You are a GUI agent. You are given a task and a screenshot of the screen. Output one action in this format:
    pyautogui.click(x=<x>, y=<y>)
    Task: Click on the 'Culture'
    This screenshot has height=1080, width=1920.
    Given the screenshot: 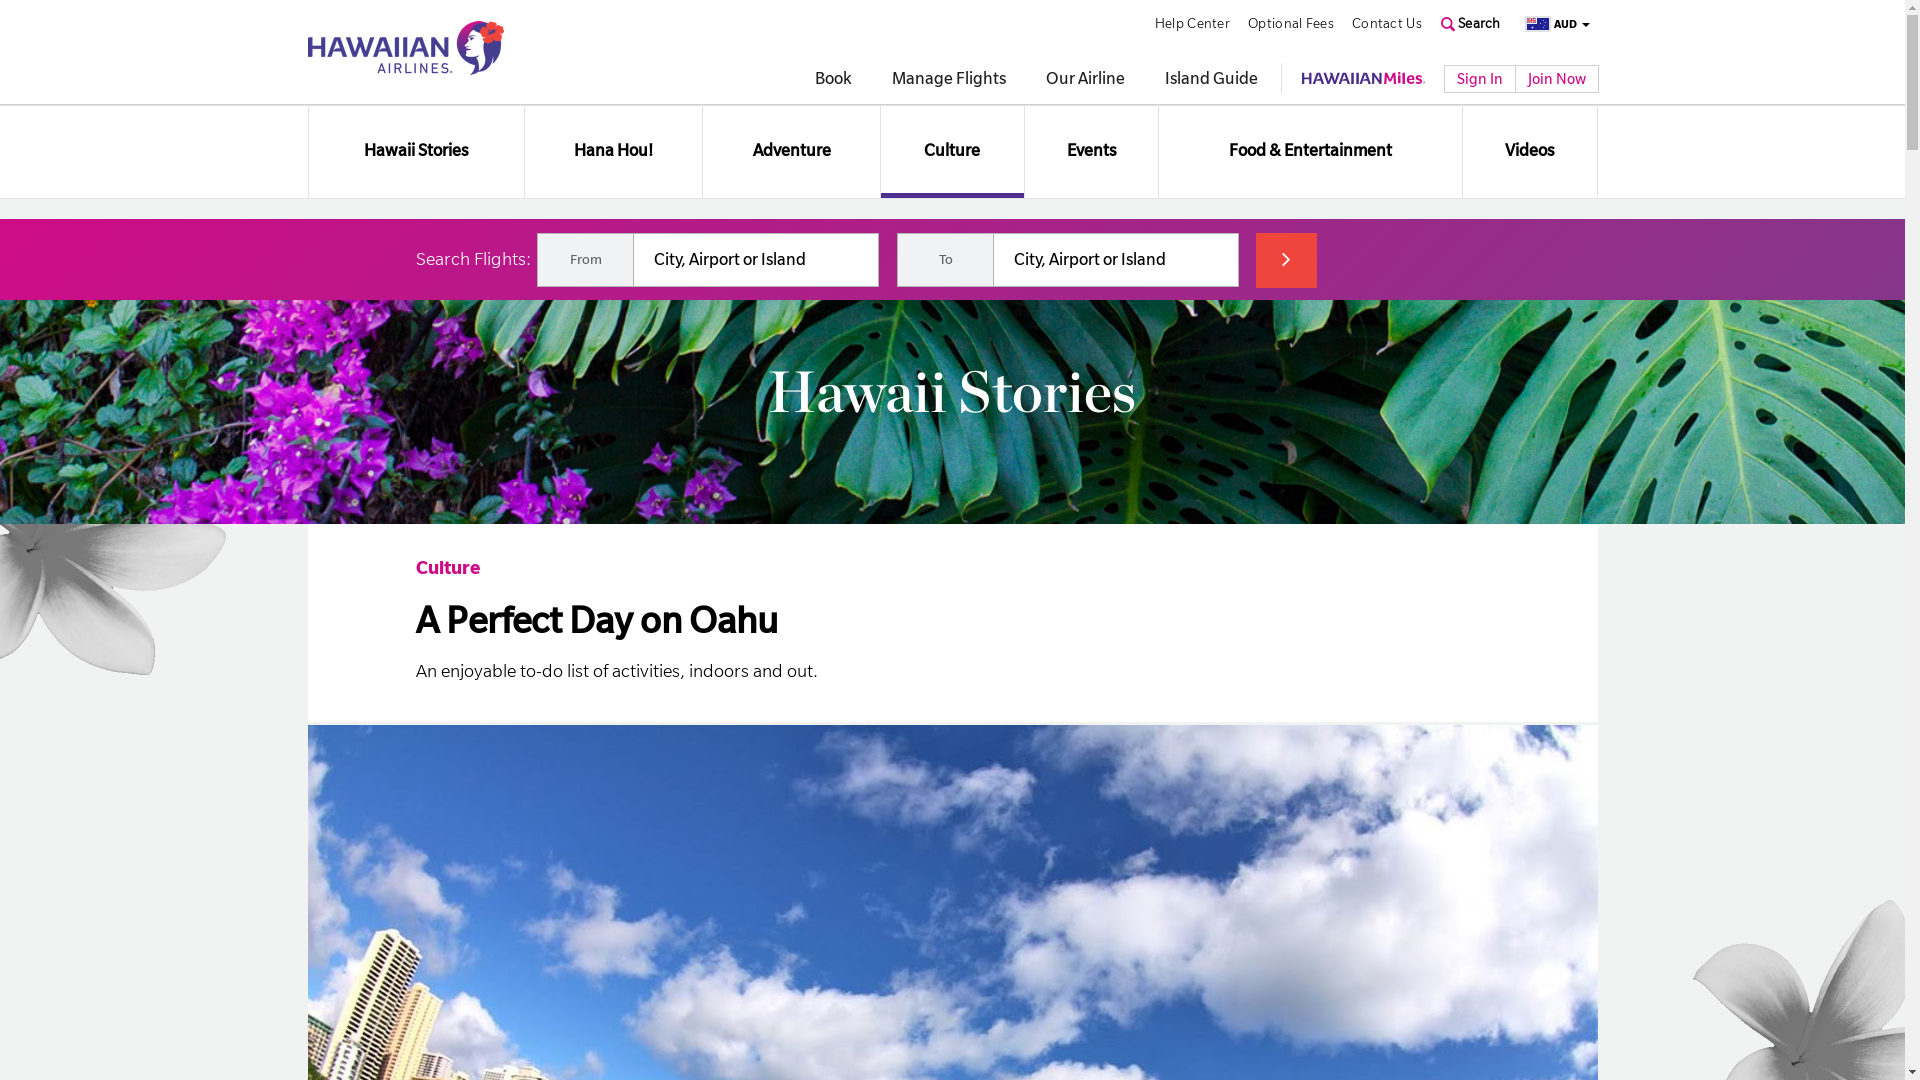 What is the action you would take?
    pyautogui.click(x=446, y=567)
    